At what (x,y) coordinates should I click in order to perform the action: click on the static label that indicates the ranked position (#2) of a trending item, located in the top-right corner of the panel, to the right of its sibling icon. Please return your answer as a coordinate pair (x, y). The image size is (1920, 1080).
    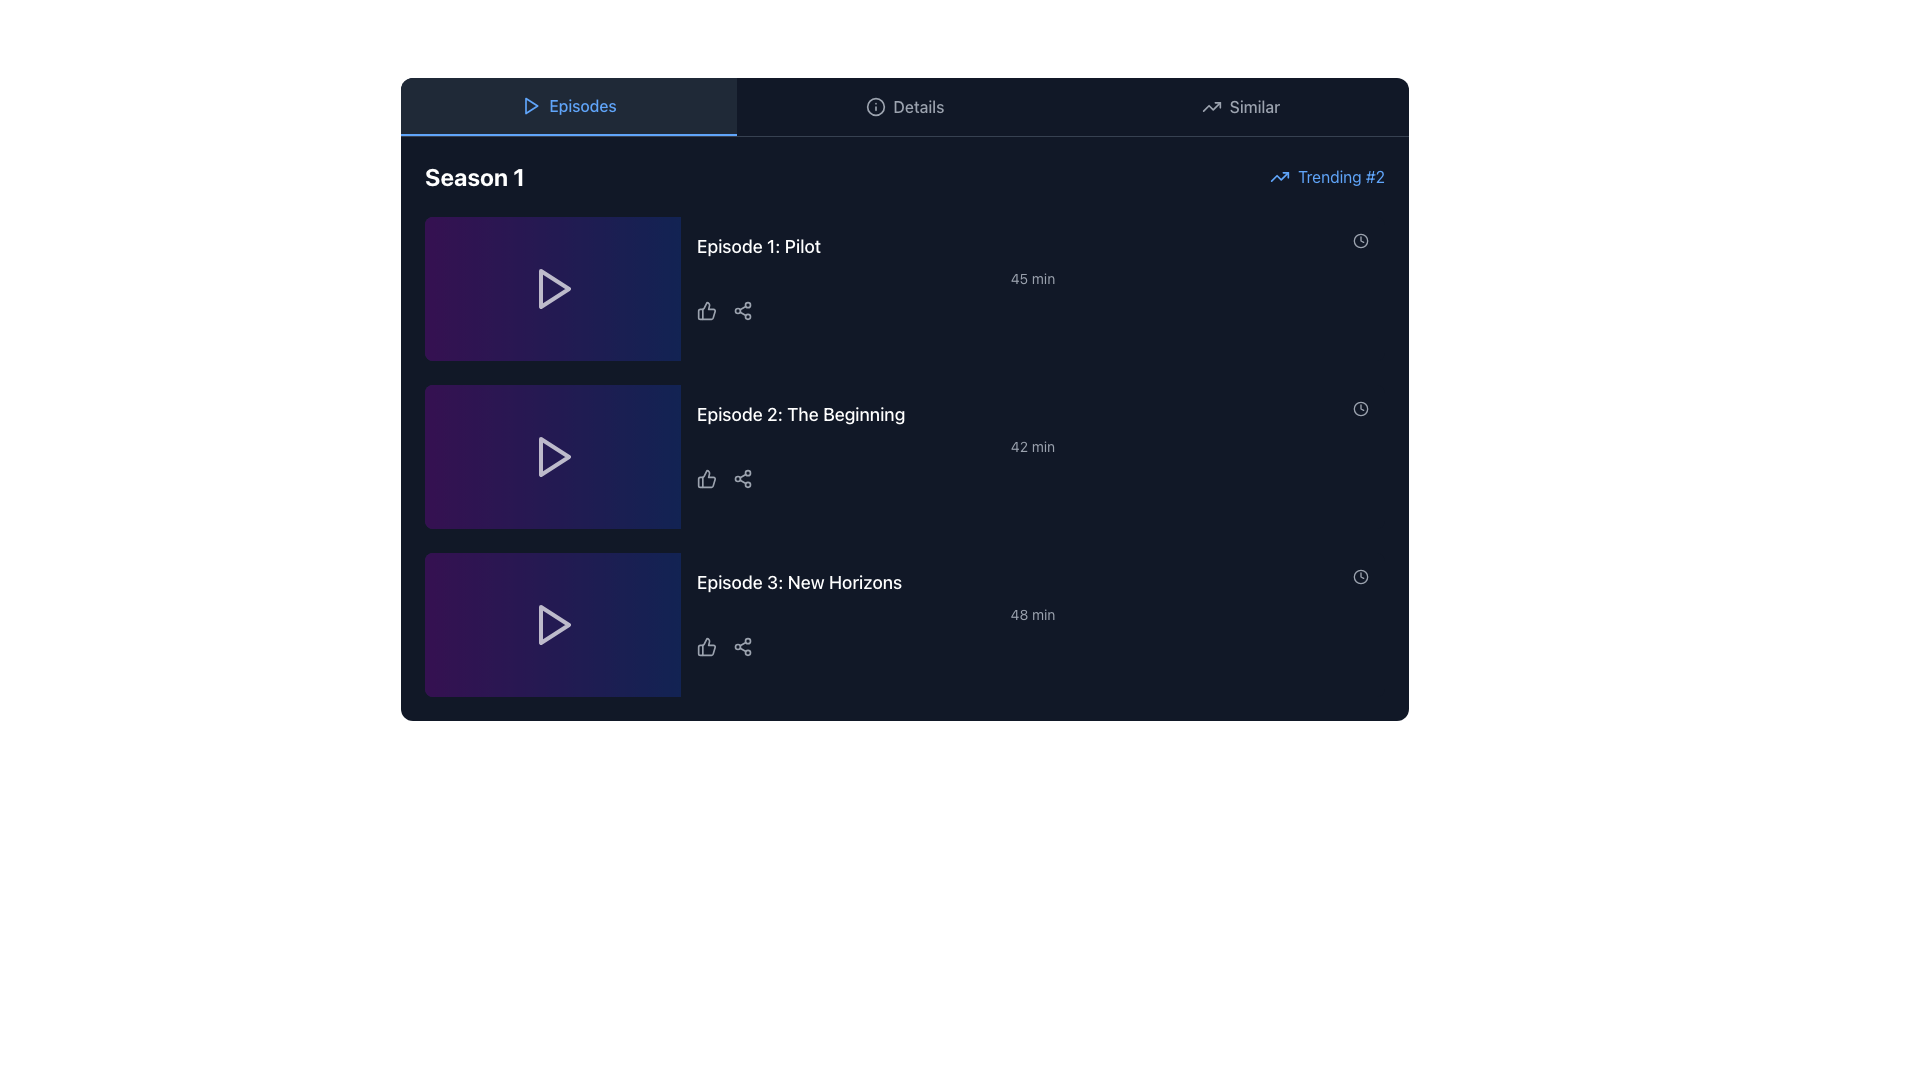
    Looking at the image, I should click on (1341, 176).